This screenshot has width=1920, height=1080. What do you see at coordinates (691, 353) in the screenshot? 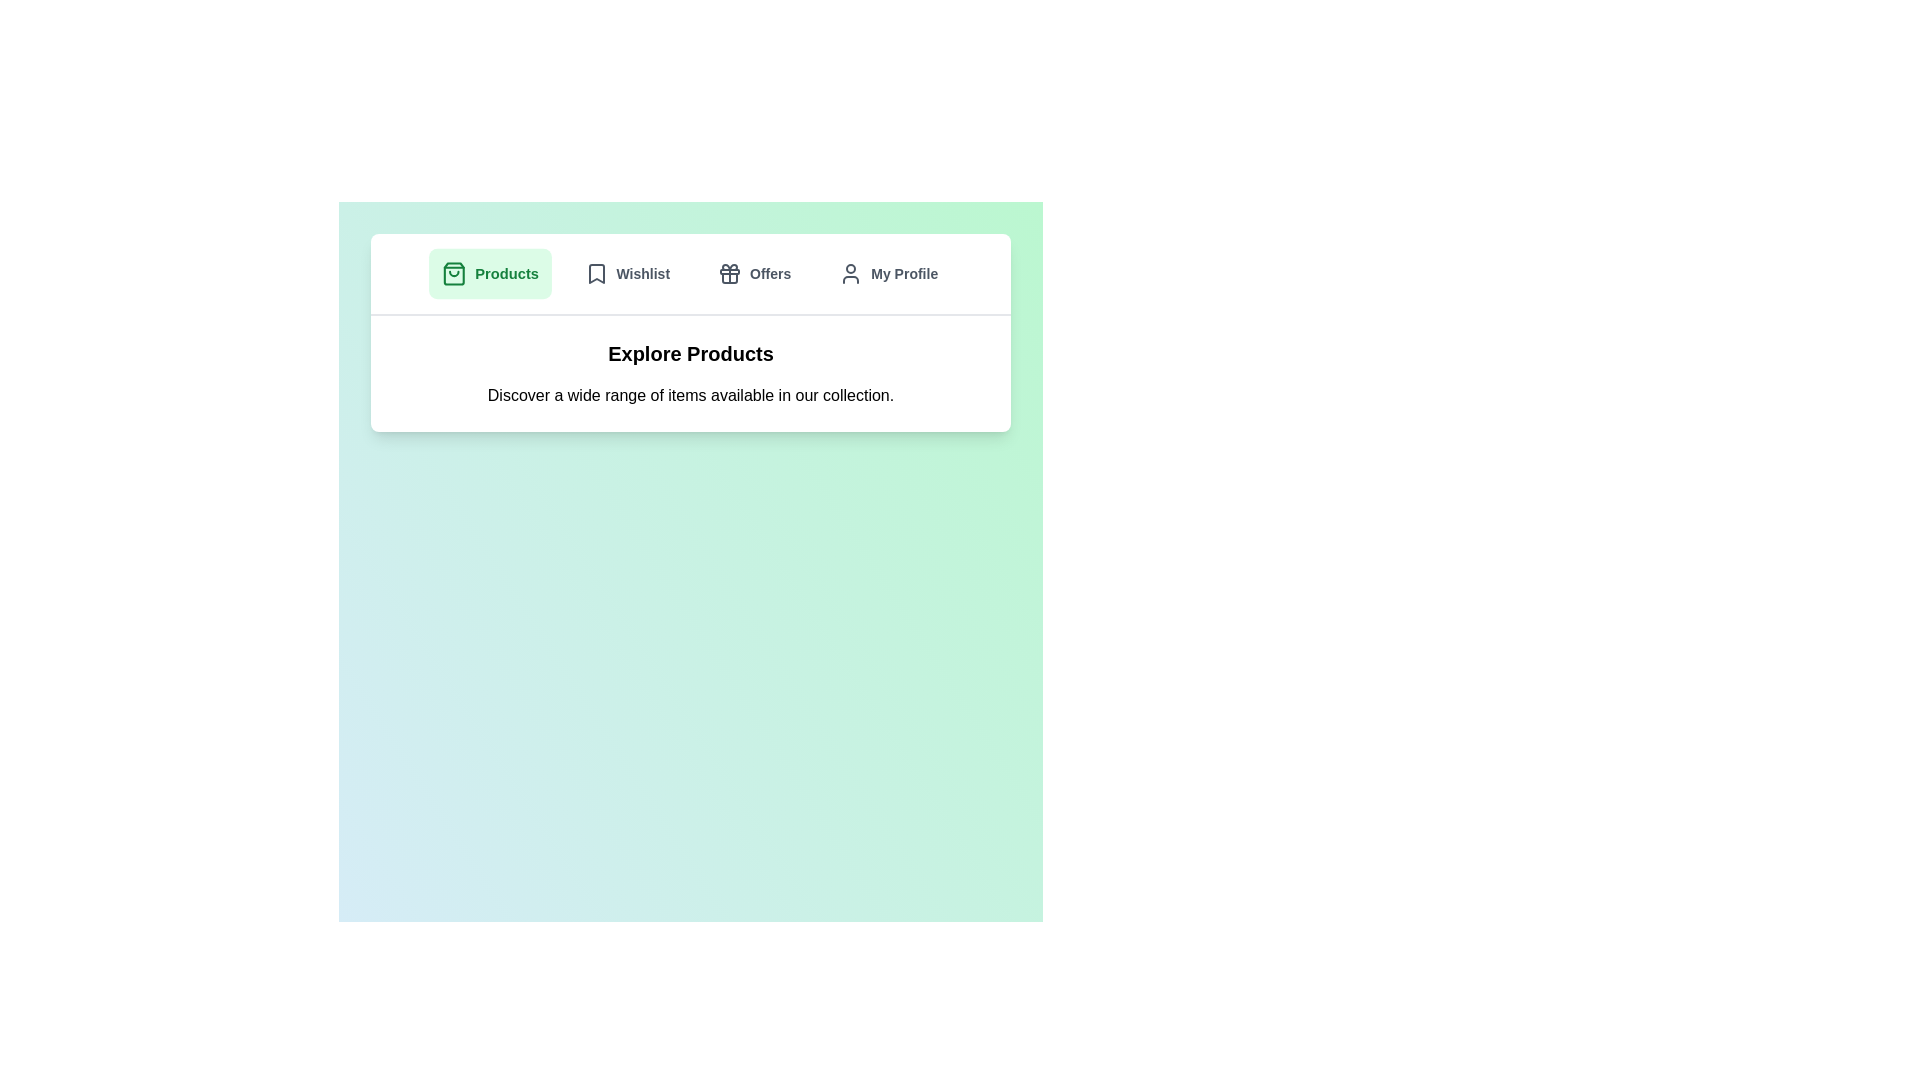
I see `the Static Text Display located centrally above the descriptive text snippet, which serves as a non-interactive title or heading` at bounding box center [691, 353].